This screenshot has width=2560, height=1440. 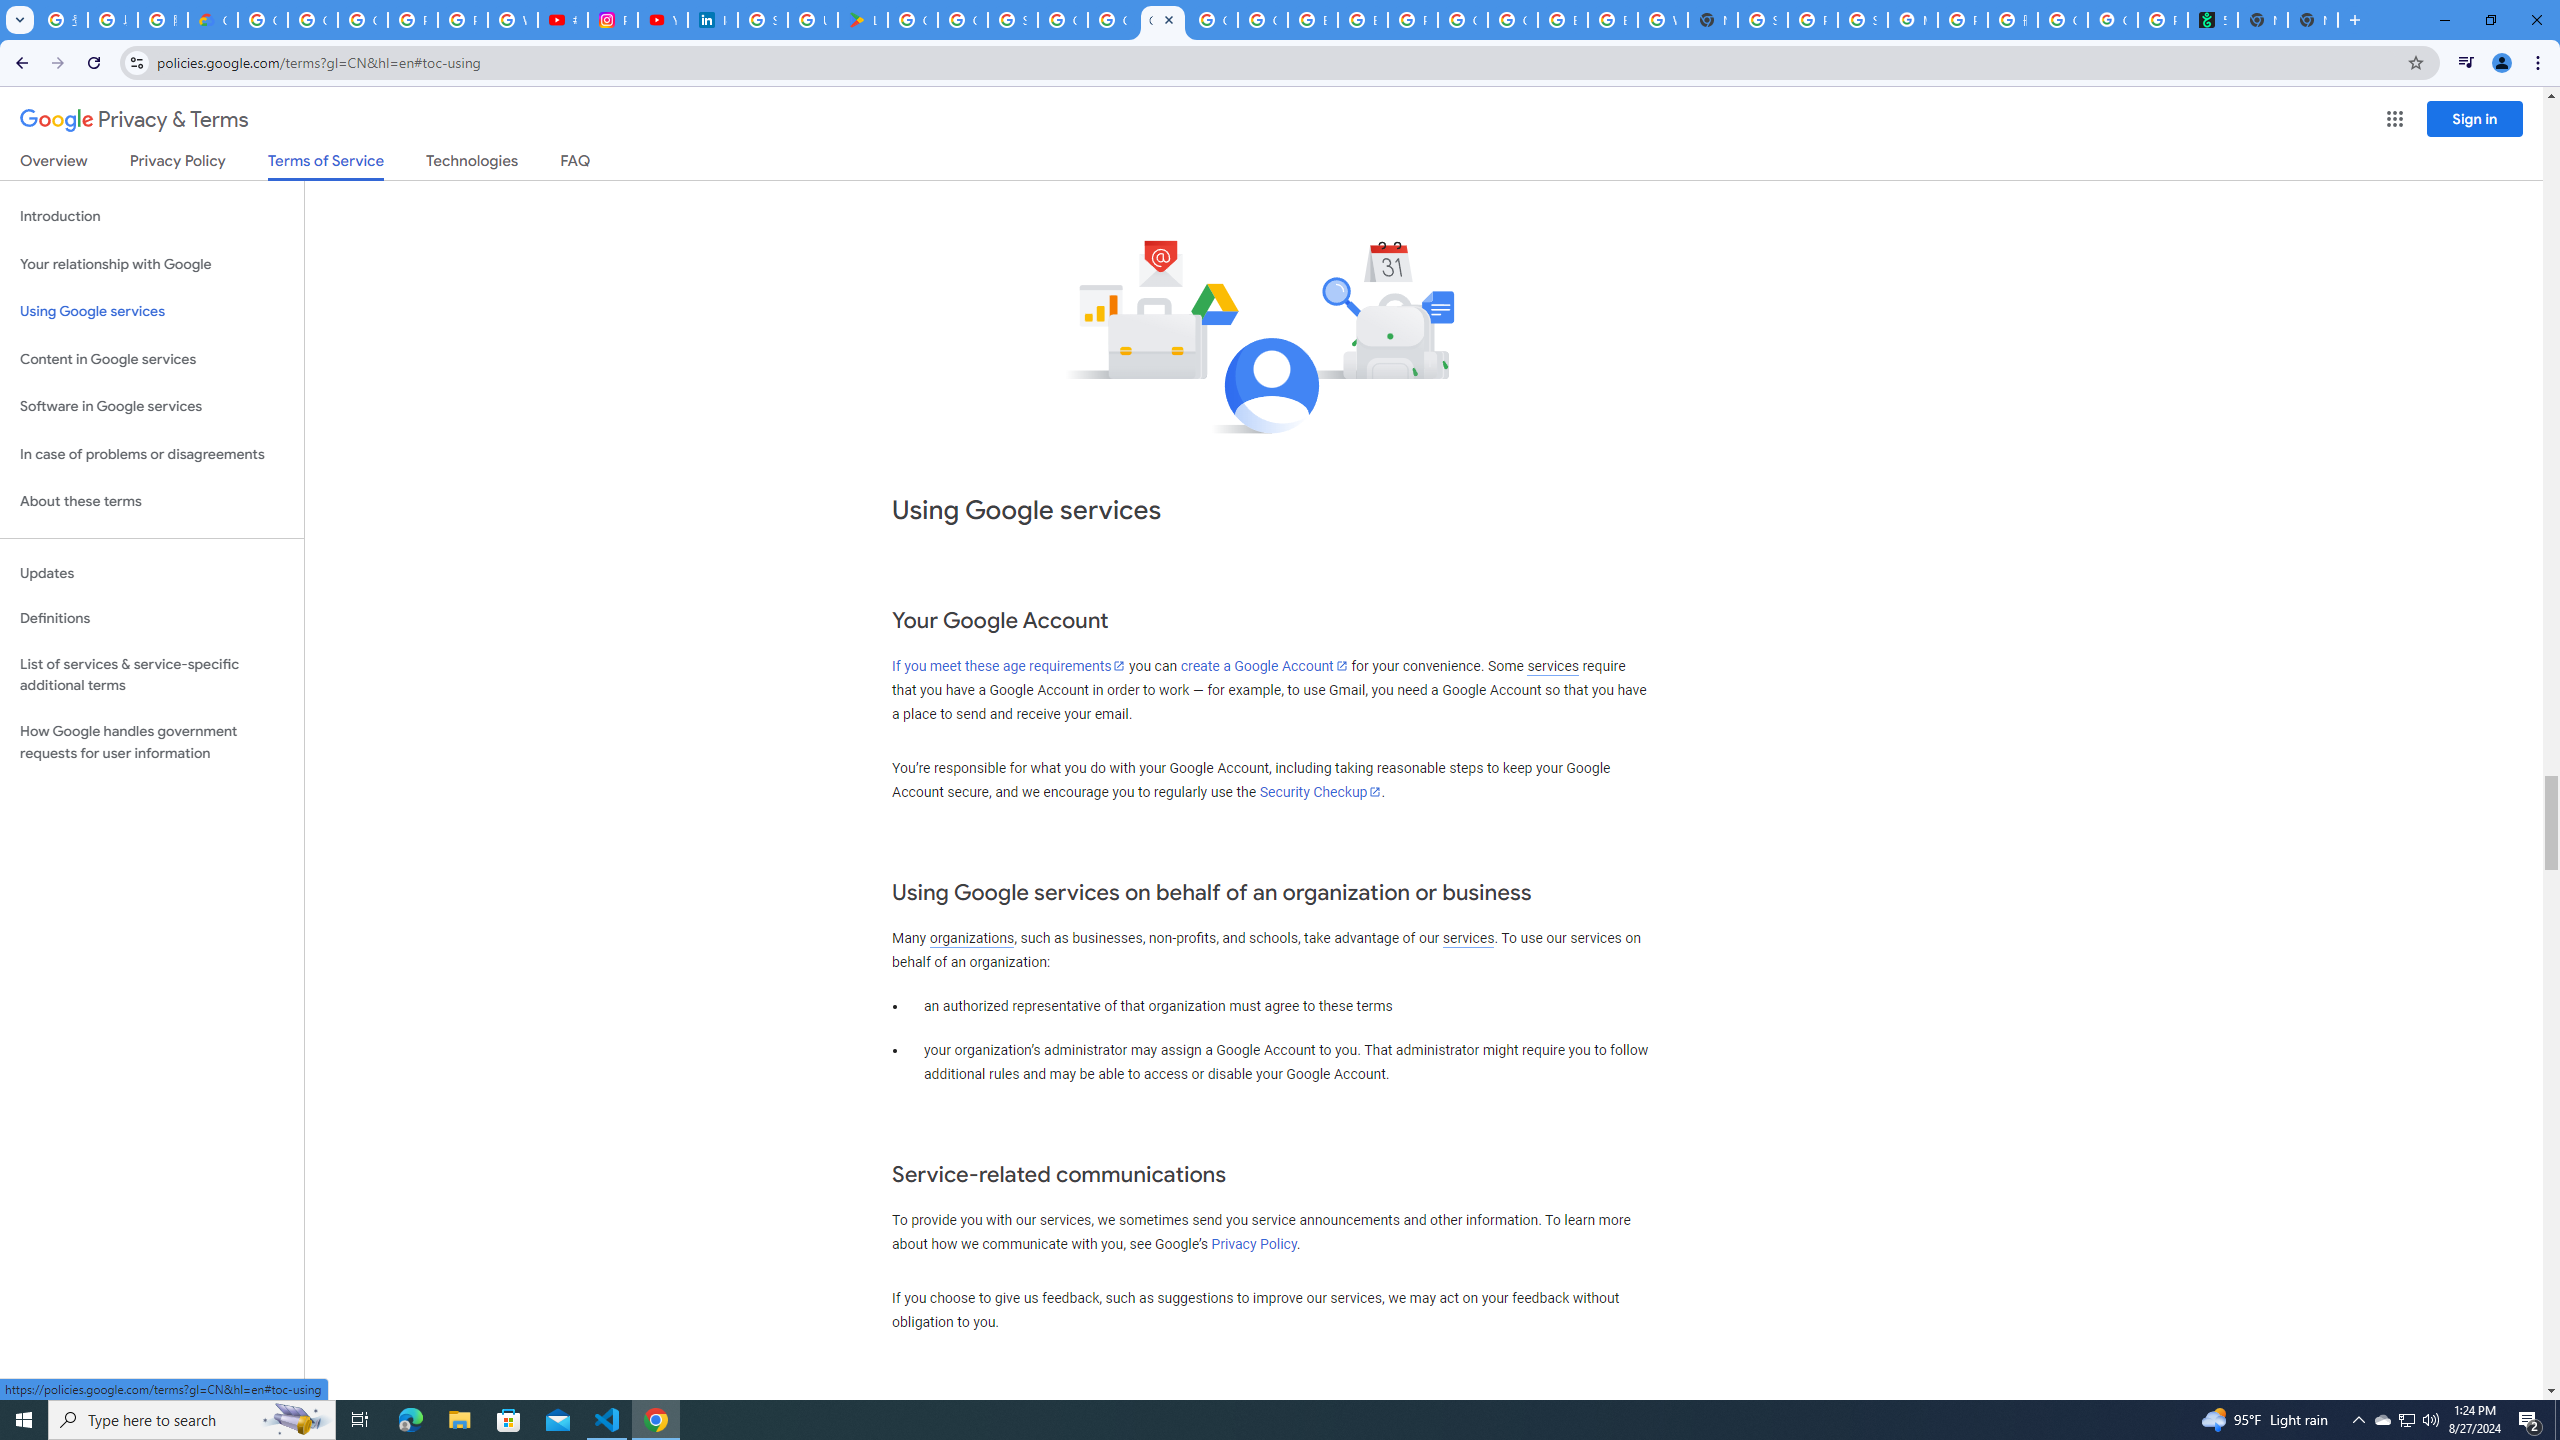 What do you see at coordinates (151, 455) in the screenshot?
I see `'In case of problems or disagreements'` at bounding box center [151, 455].